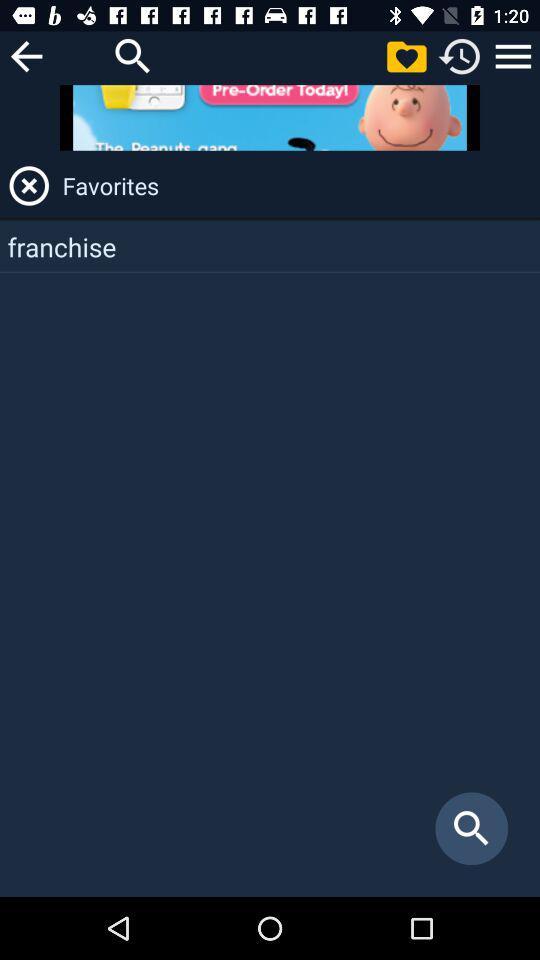 The image size is (540, 960). What do you see at coordinates (270, 117) in the screenshot?
I see `open advertisement` at bounding box center [270, 117].